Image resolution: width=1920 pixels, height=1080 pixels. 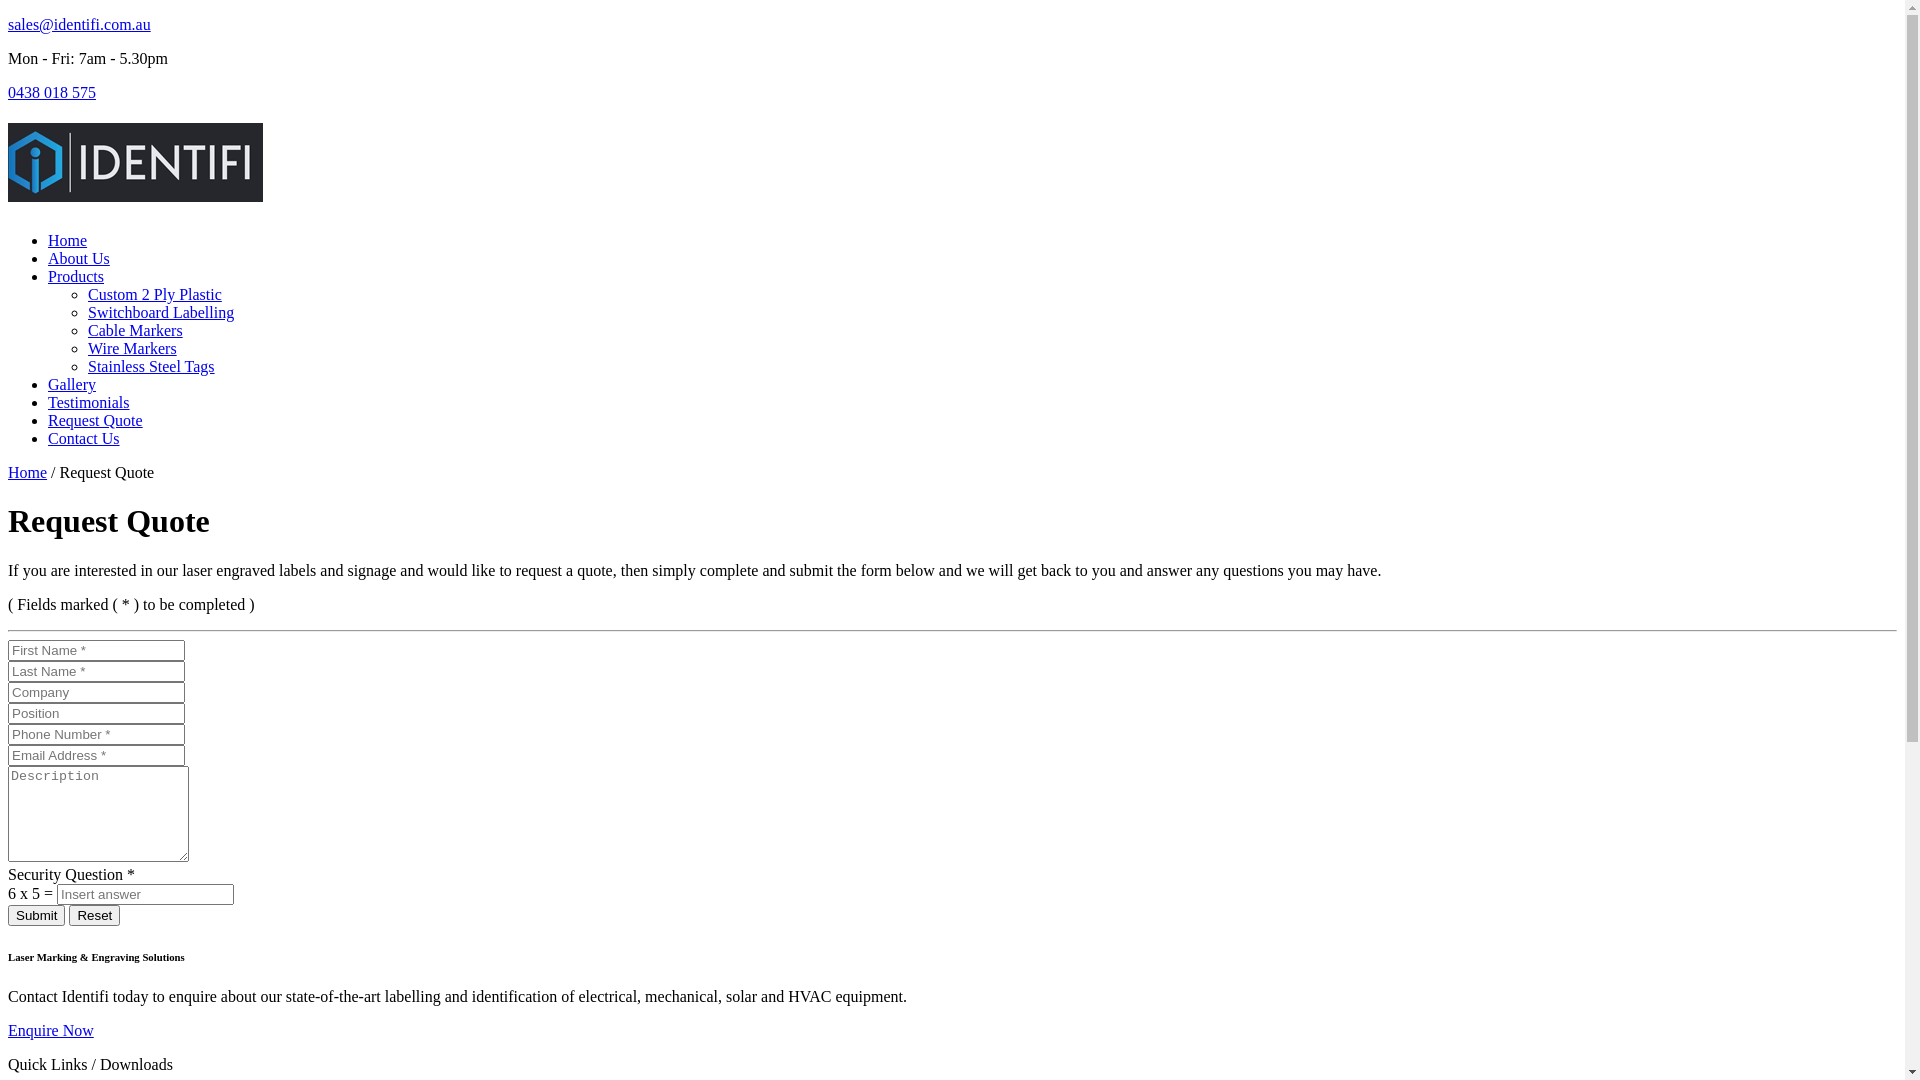 What do you see at coordinates (79, 24) in the screenshot?
I see `'sales@identifi.com.au'` at bounding box center [79, 24].